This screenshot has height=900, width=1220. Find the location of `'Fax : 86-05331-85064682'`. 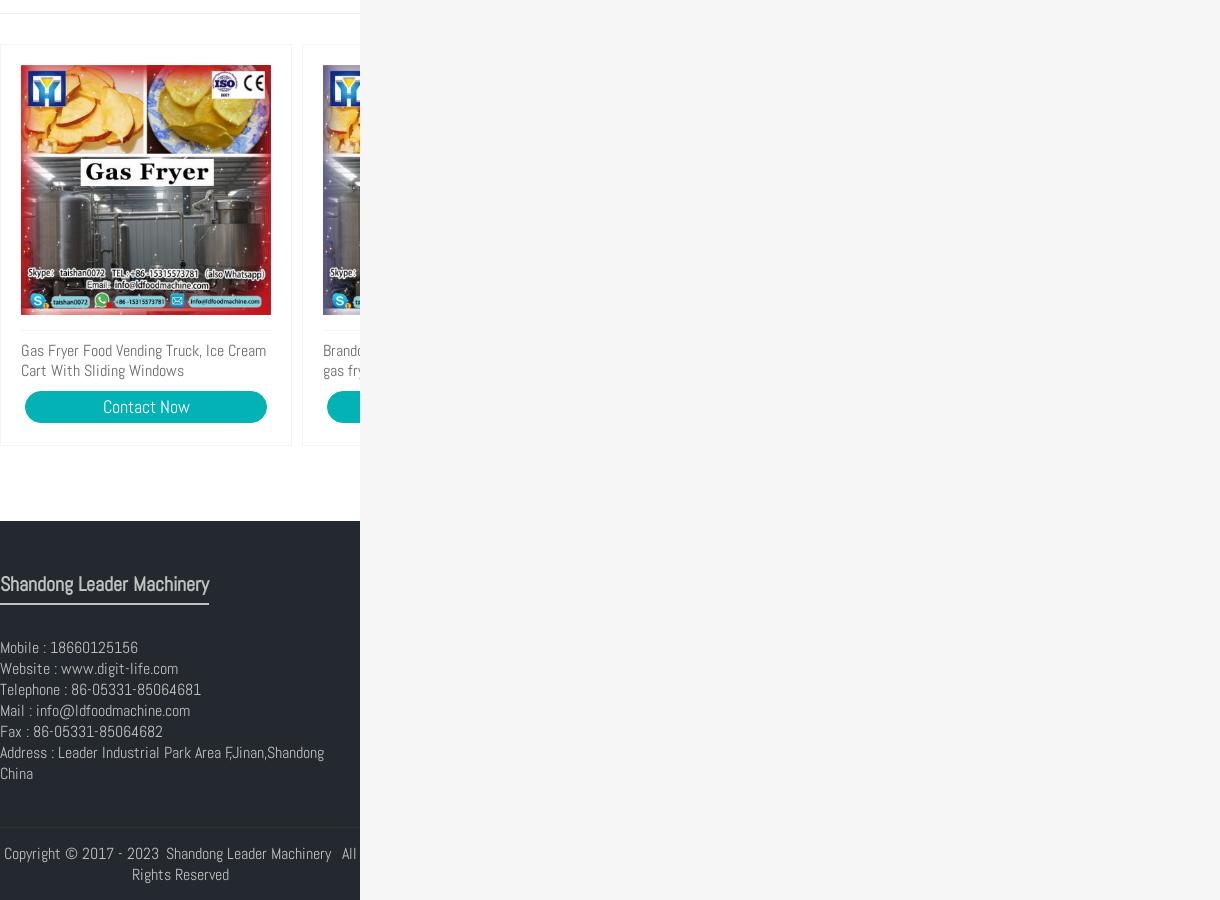

'Fax : 86-05331-85064682' is located at coordinates (80, 730).